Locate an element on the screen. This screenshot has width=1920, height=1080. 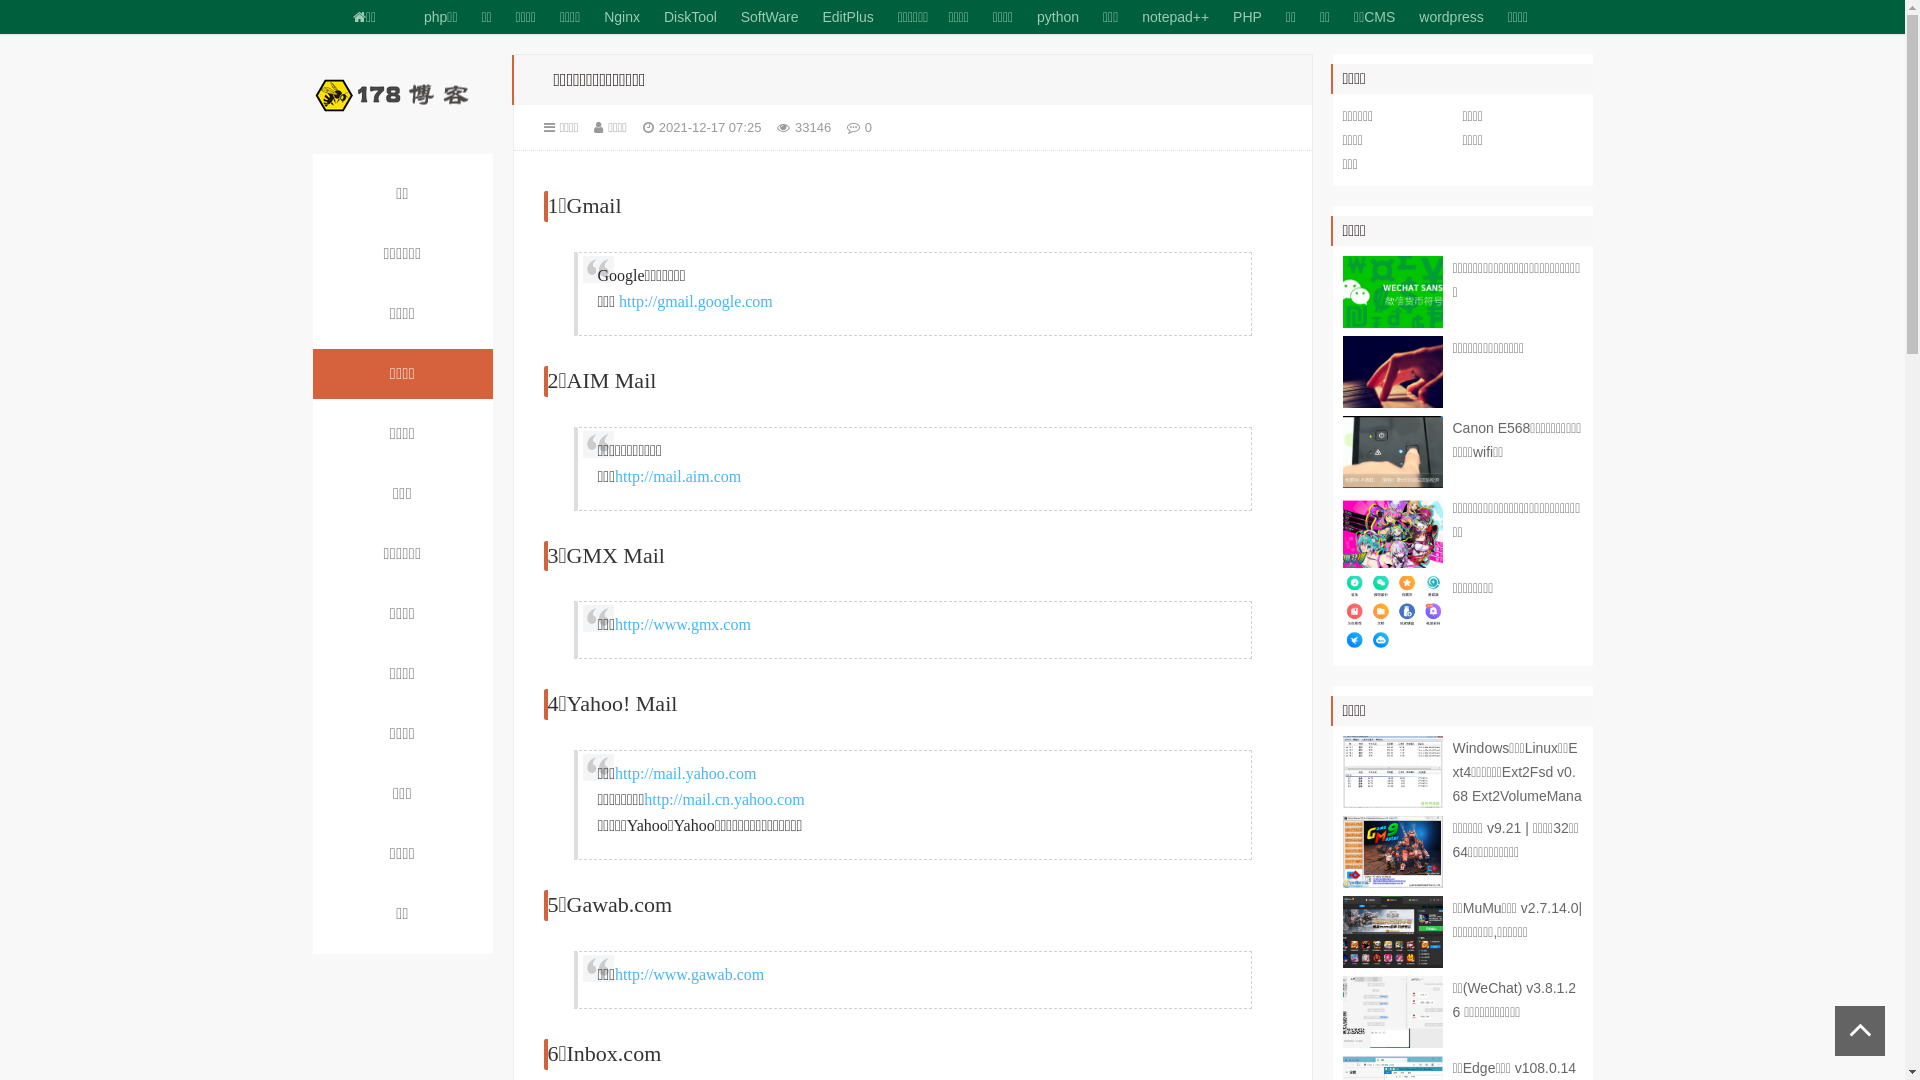
'PHP' is located at coordinates (1246, 16).